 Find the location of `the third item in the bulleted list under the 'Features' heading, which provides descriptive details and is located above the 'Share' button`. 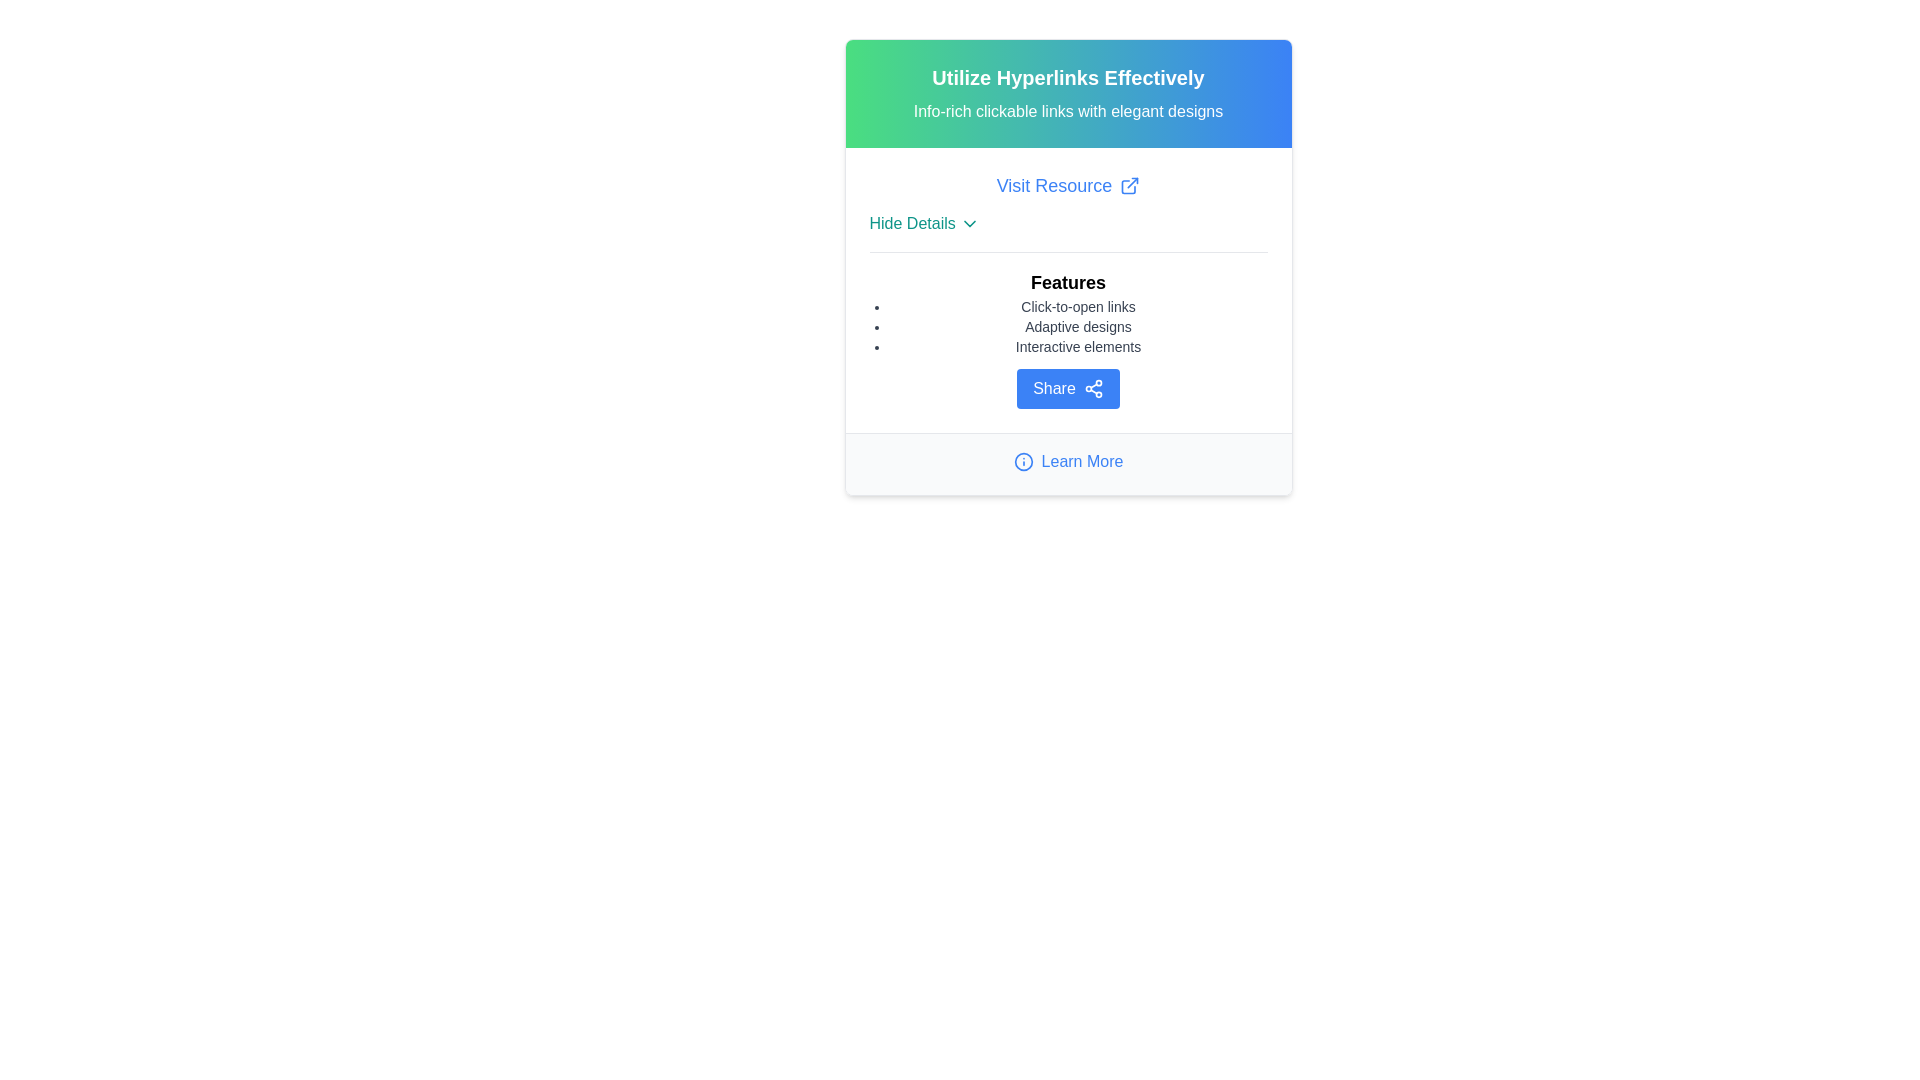

the third item in the bulleted list under the 'Features' heading, which provides descriptive details and is located above the 'Share' button is located at coordinates (1077, 346).